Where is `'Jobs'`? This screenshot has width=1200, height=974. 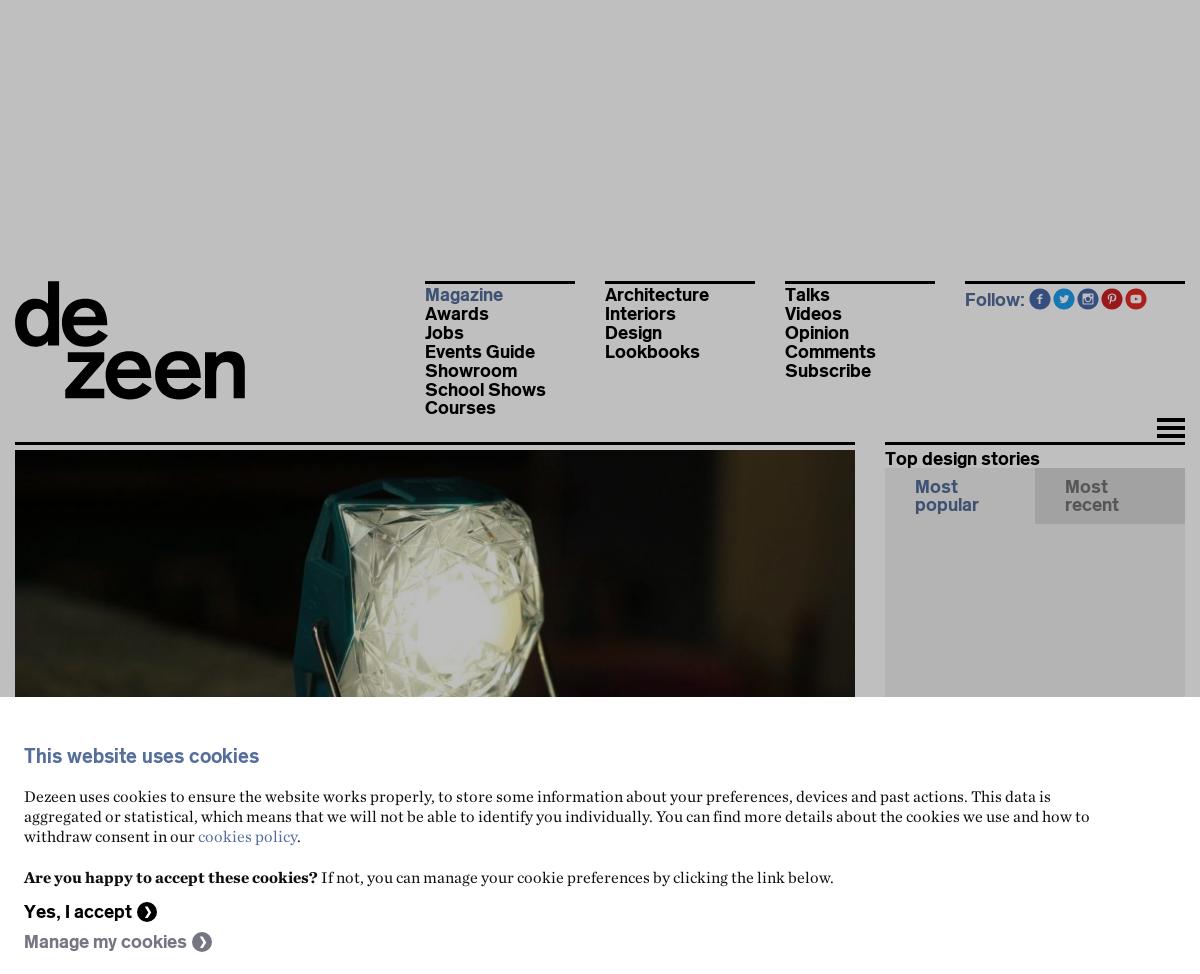 'Jobs' is located at coordinates (444, 332).